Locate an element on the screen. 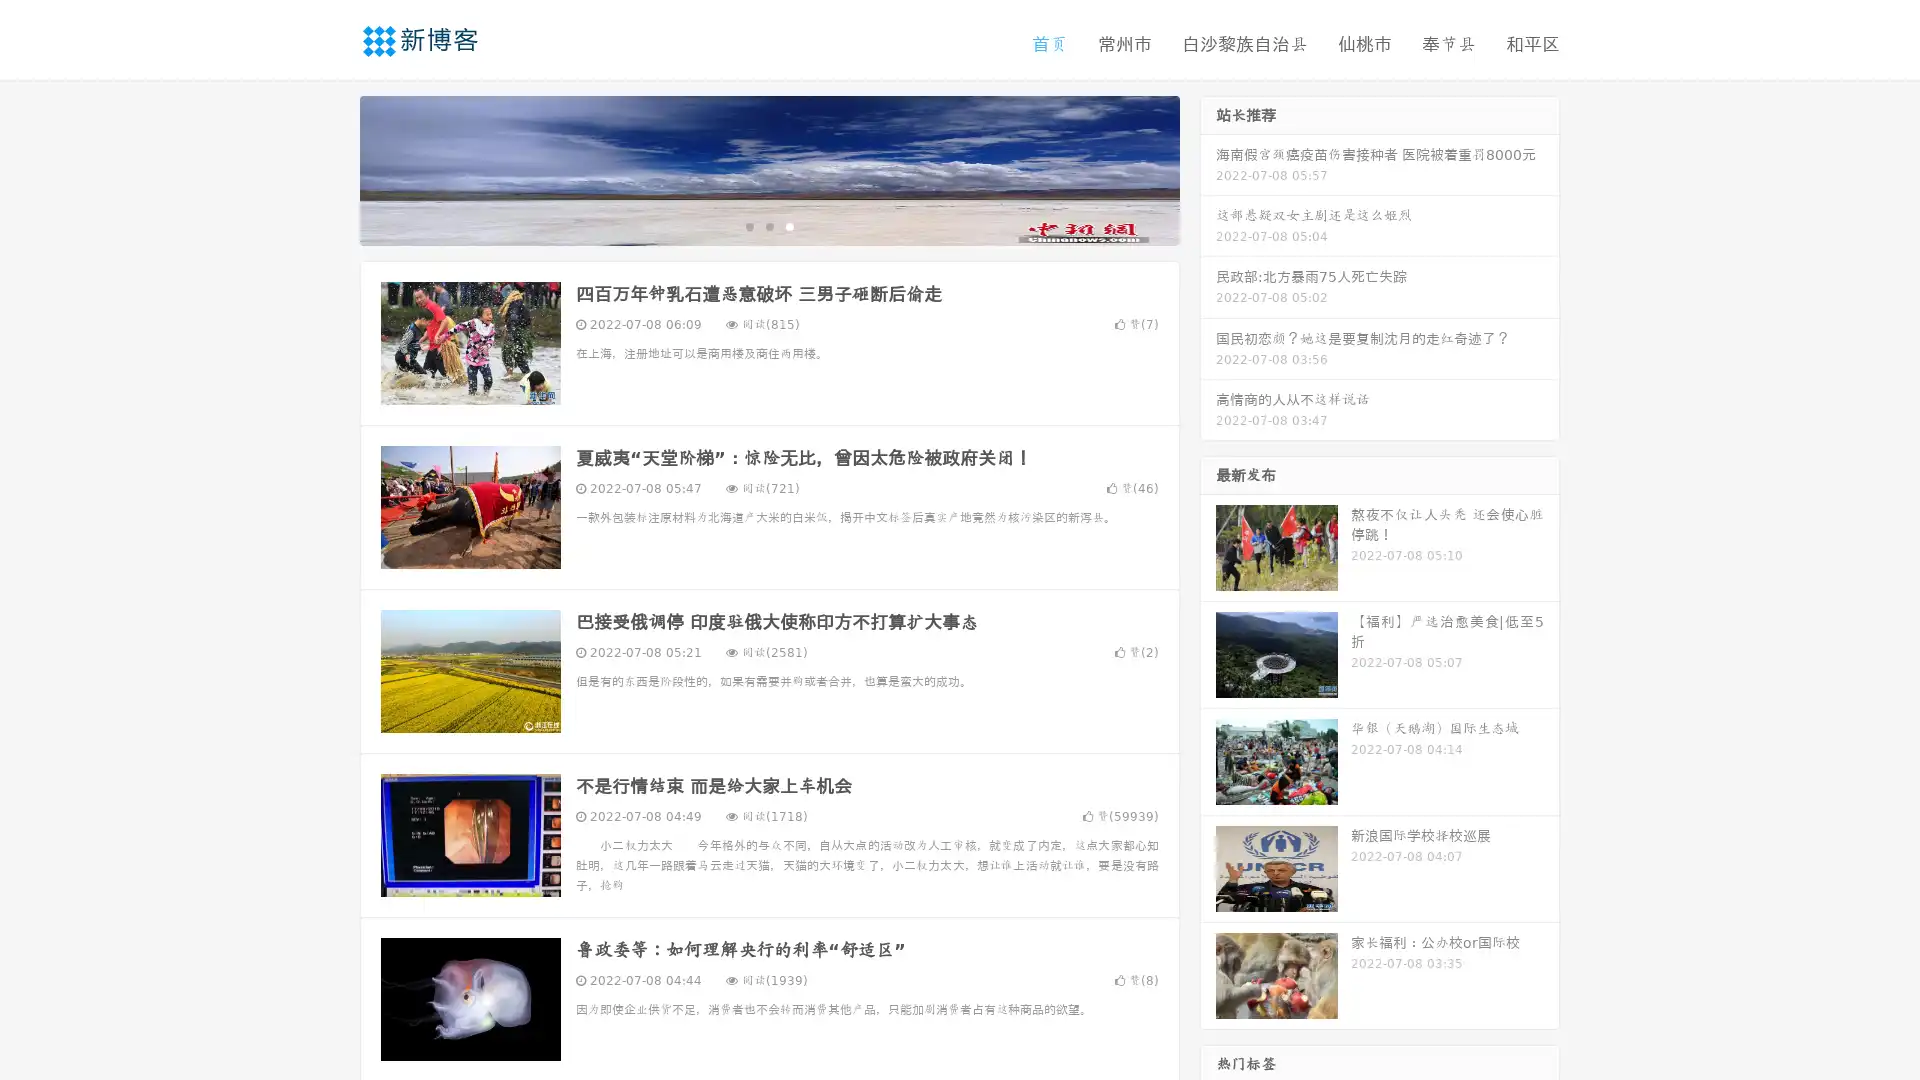  Go to slide 2 is located at coordinates (768, 225).